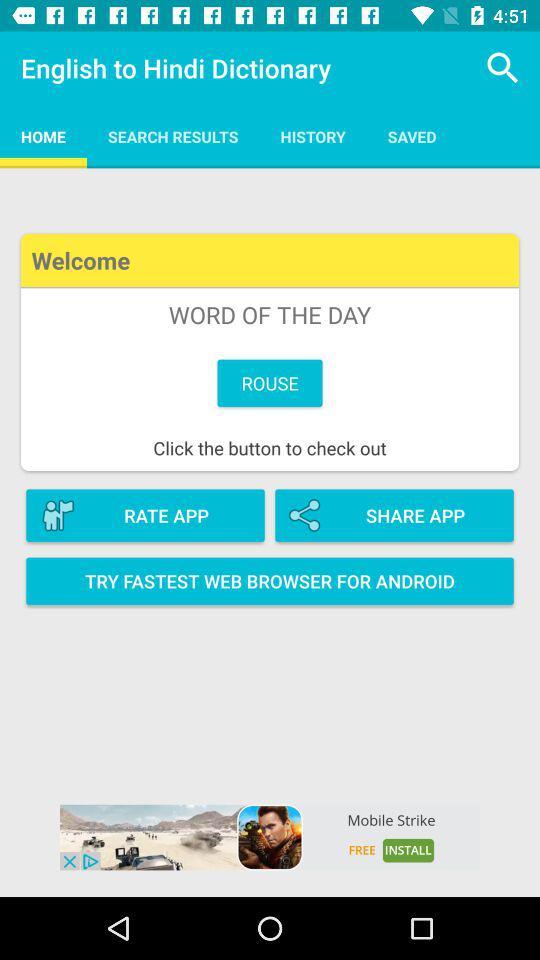 This screenshot has width=540, height=960. I want to click on mobile strike advertisement, so click(270, 837).